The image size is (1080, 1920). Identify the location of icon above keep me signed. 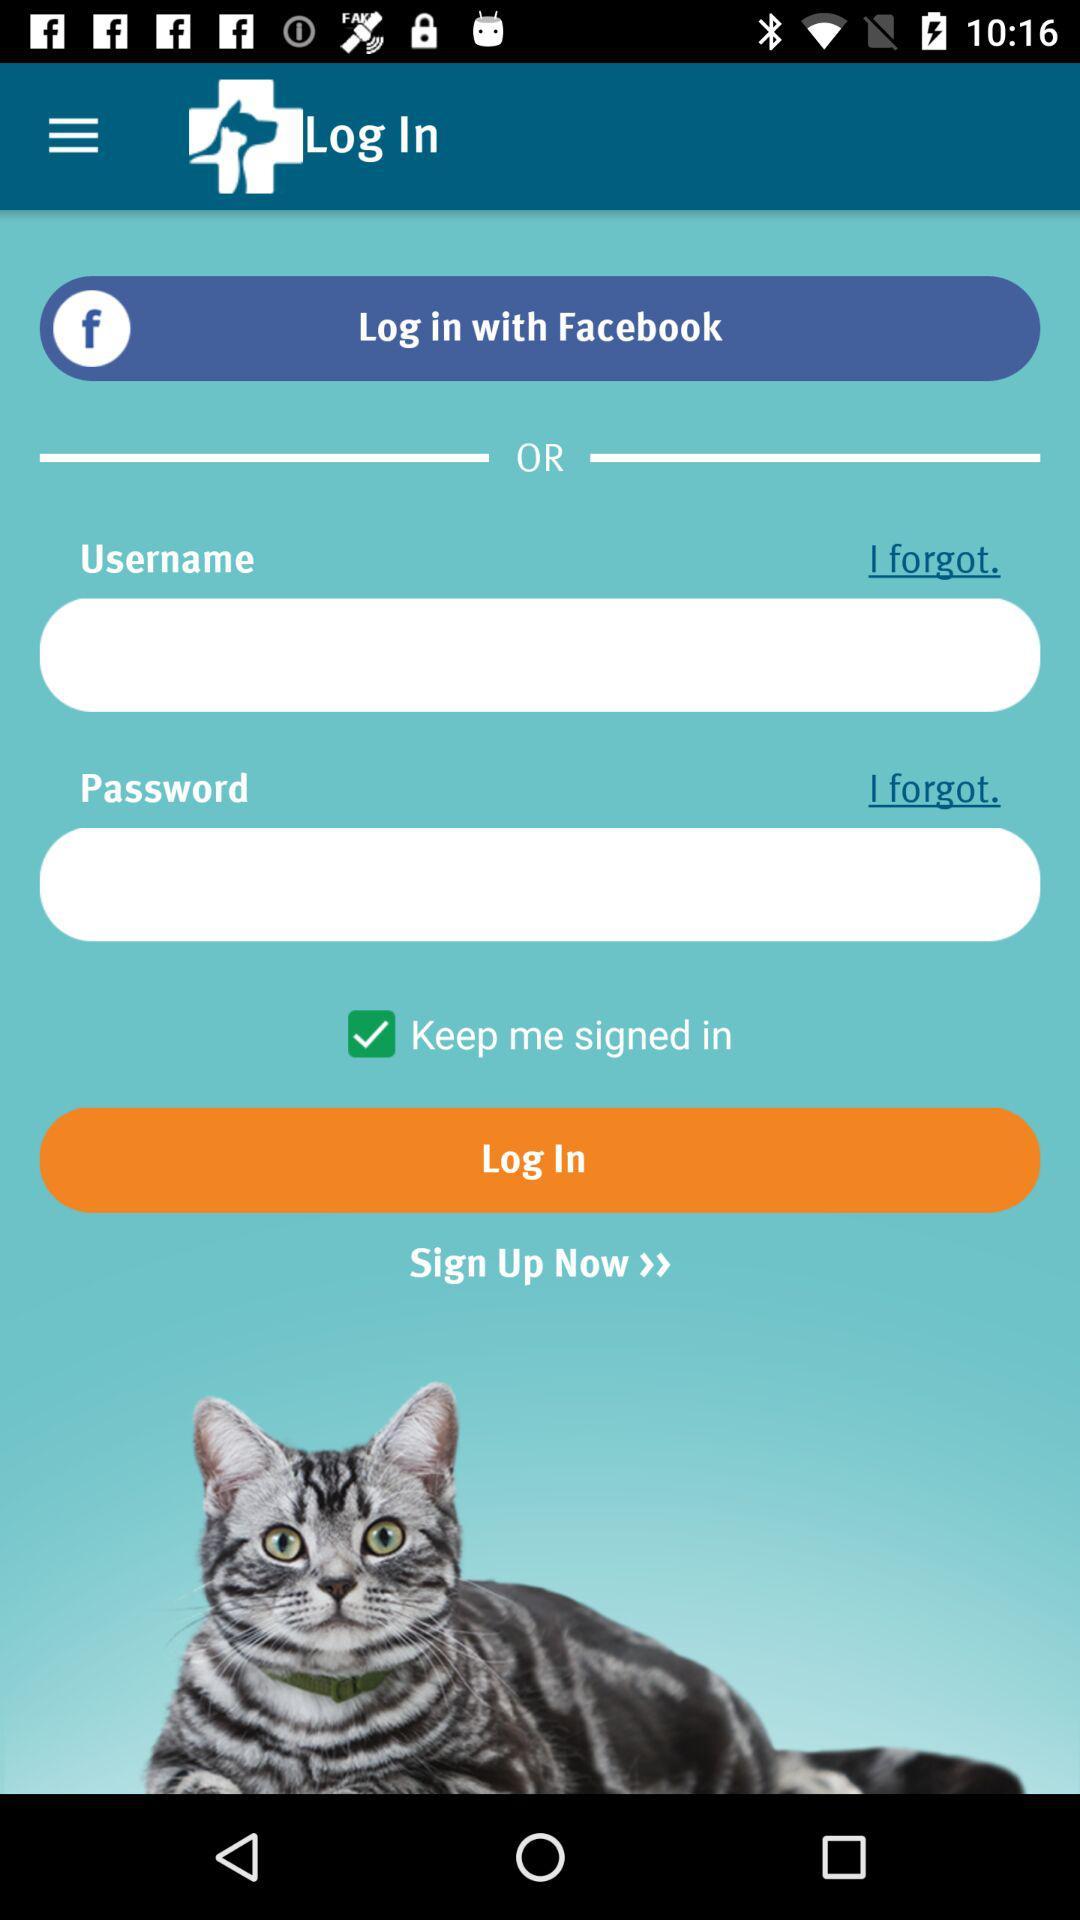
(540, 883).